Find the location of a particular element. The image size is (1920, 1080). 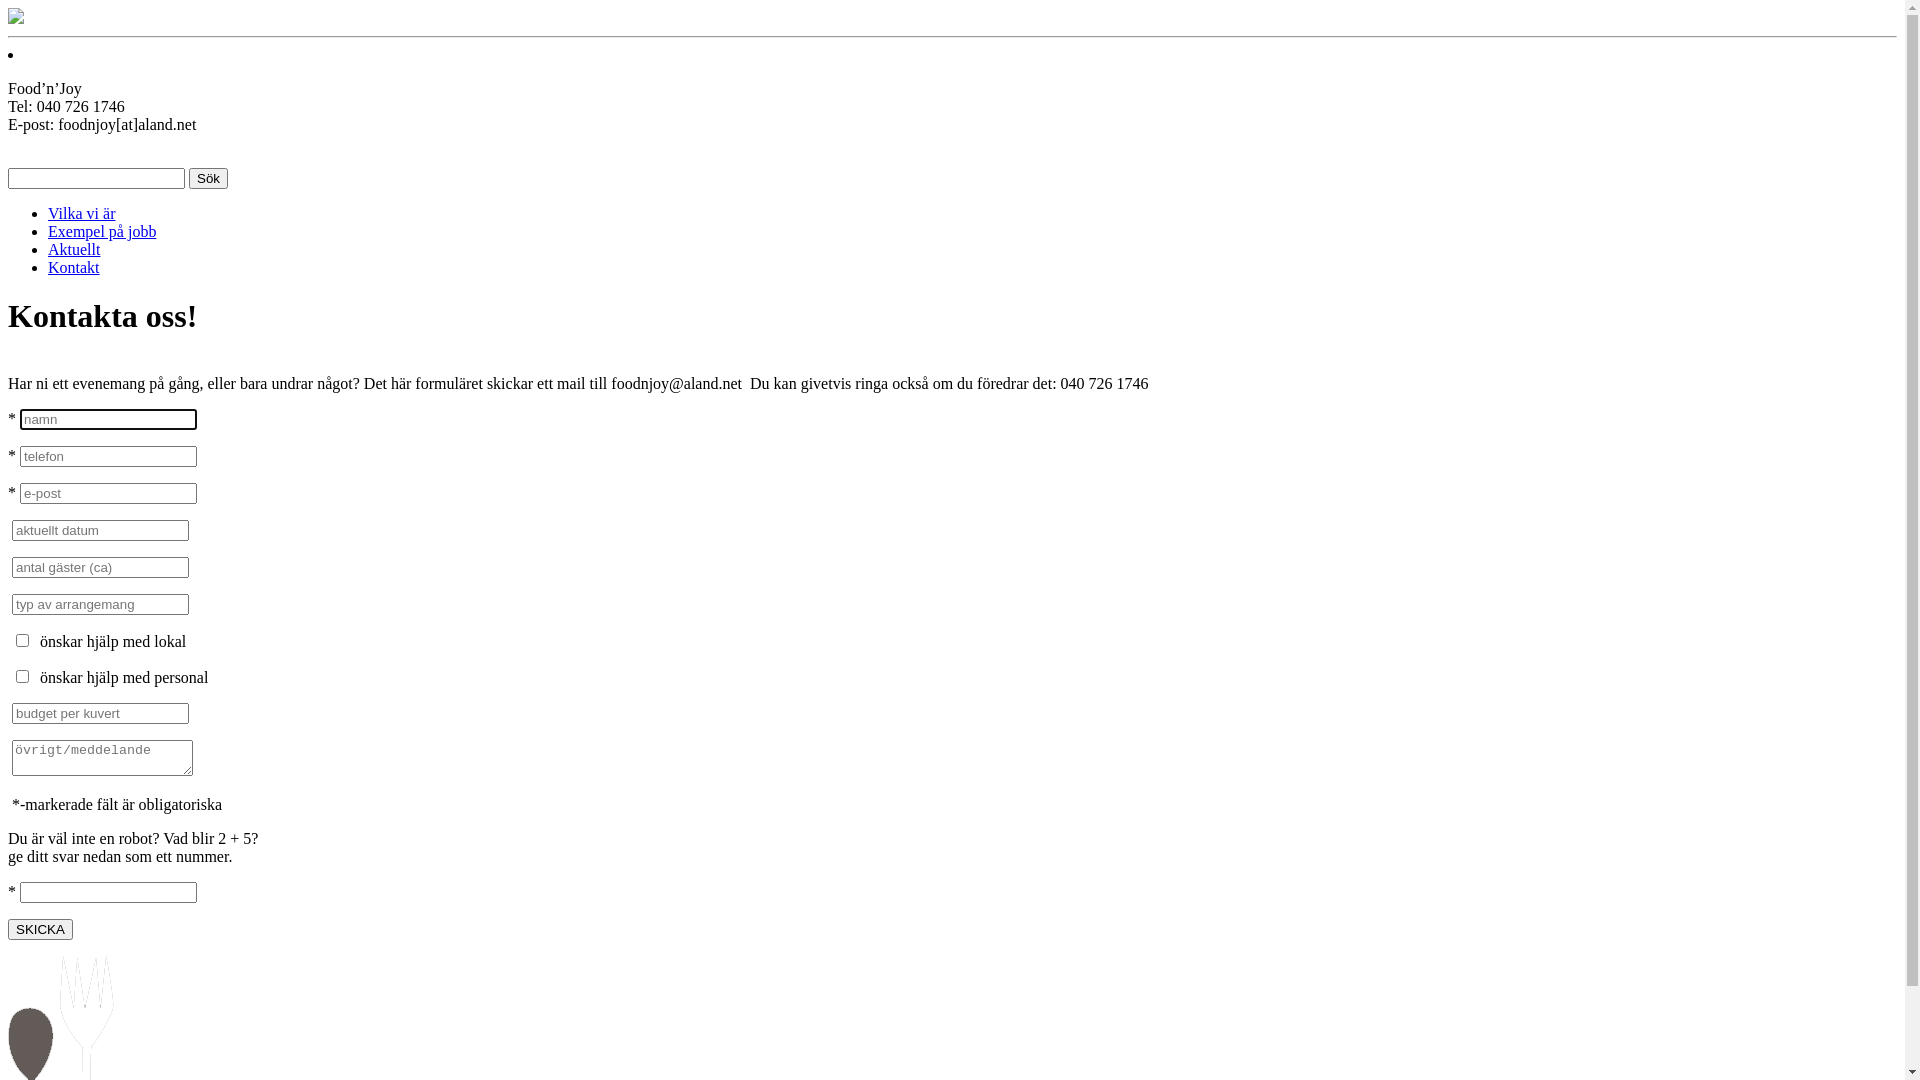

'Kontakt' is located at coordinates (73, 266).